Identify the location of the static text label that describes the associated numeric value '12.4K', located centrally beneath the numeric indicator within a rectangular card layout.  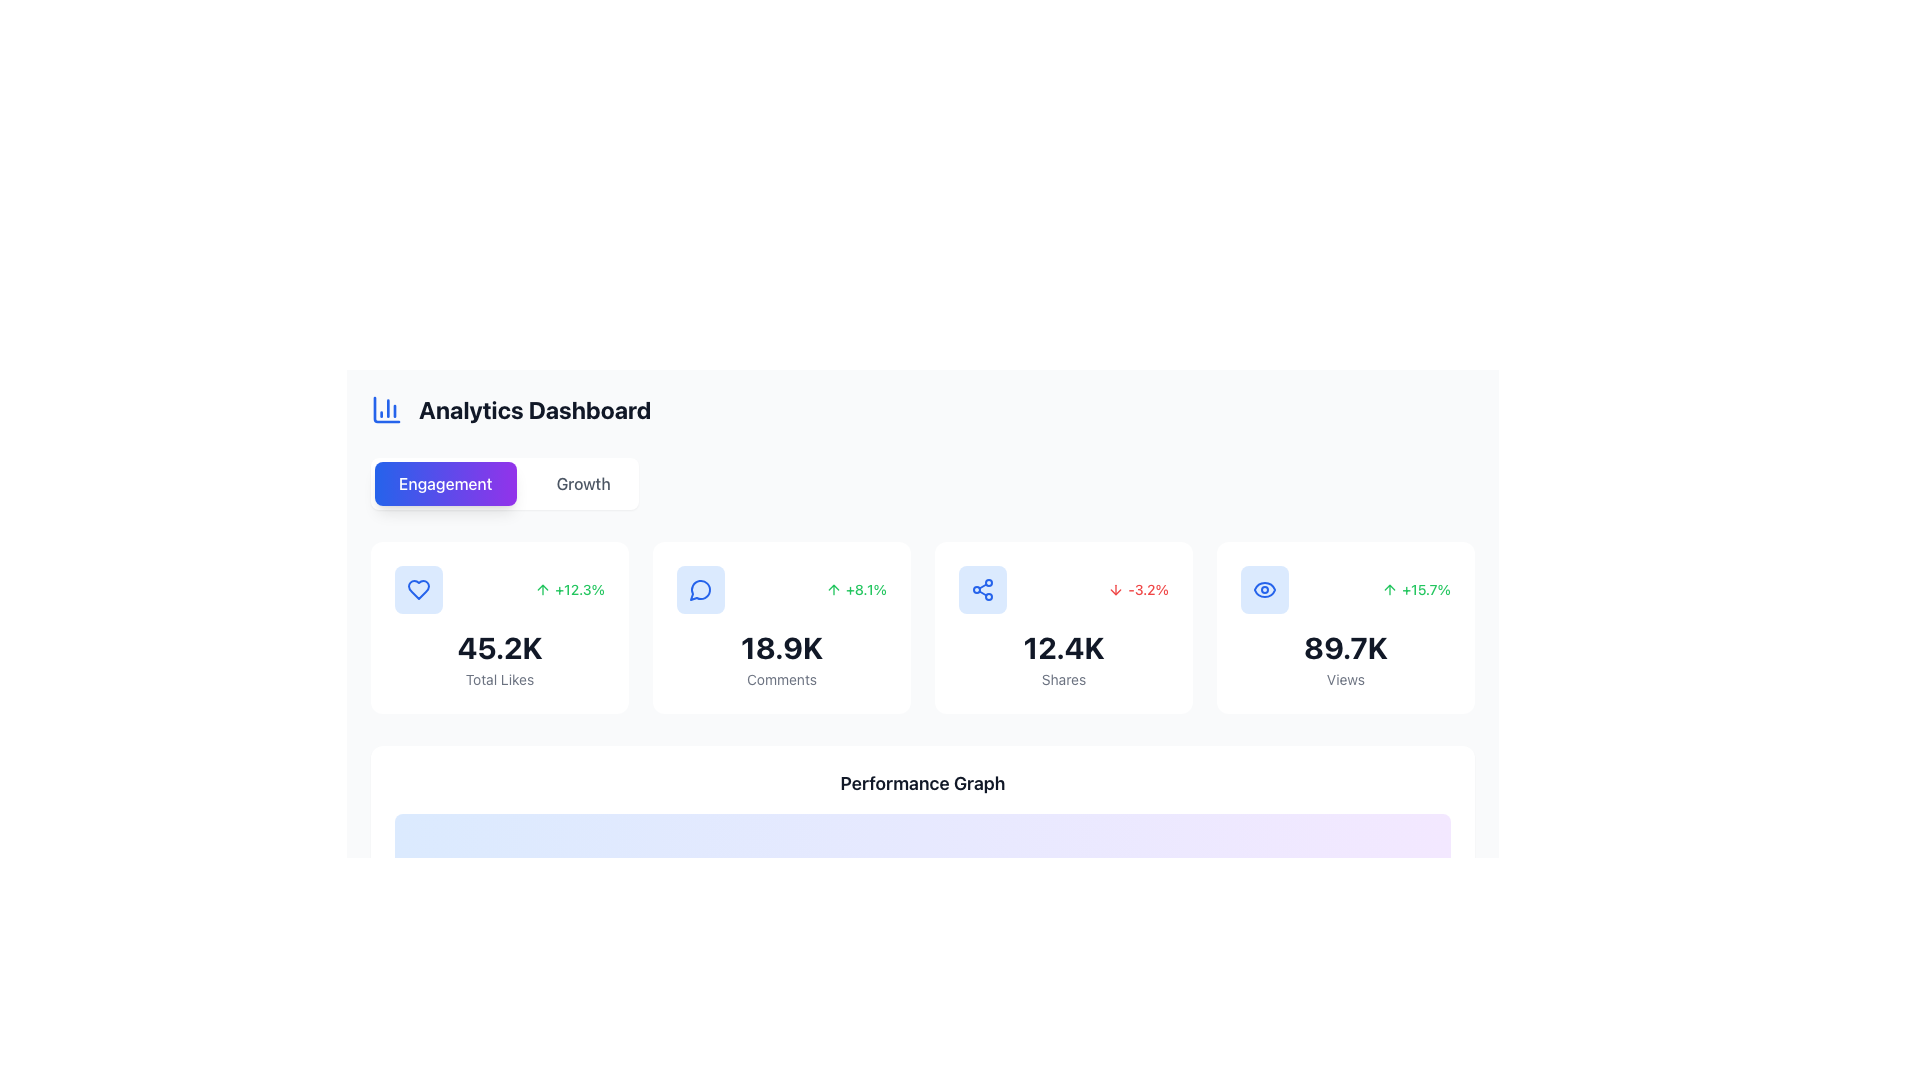
(1063, 678).